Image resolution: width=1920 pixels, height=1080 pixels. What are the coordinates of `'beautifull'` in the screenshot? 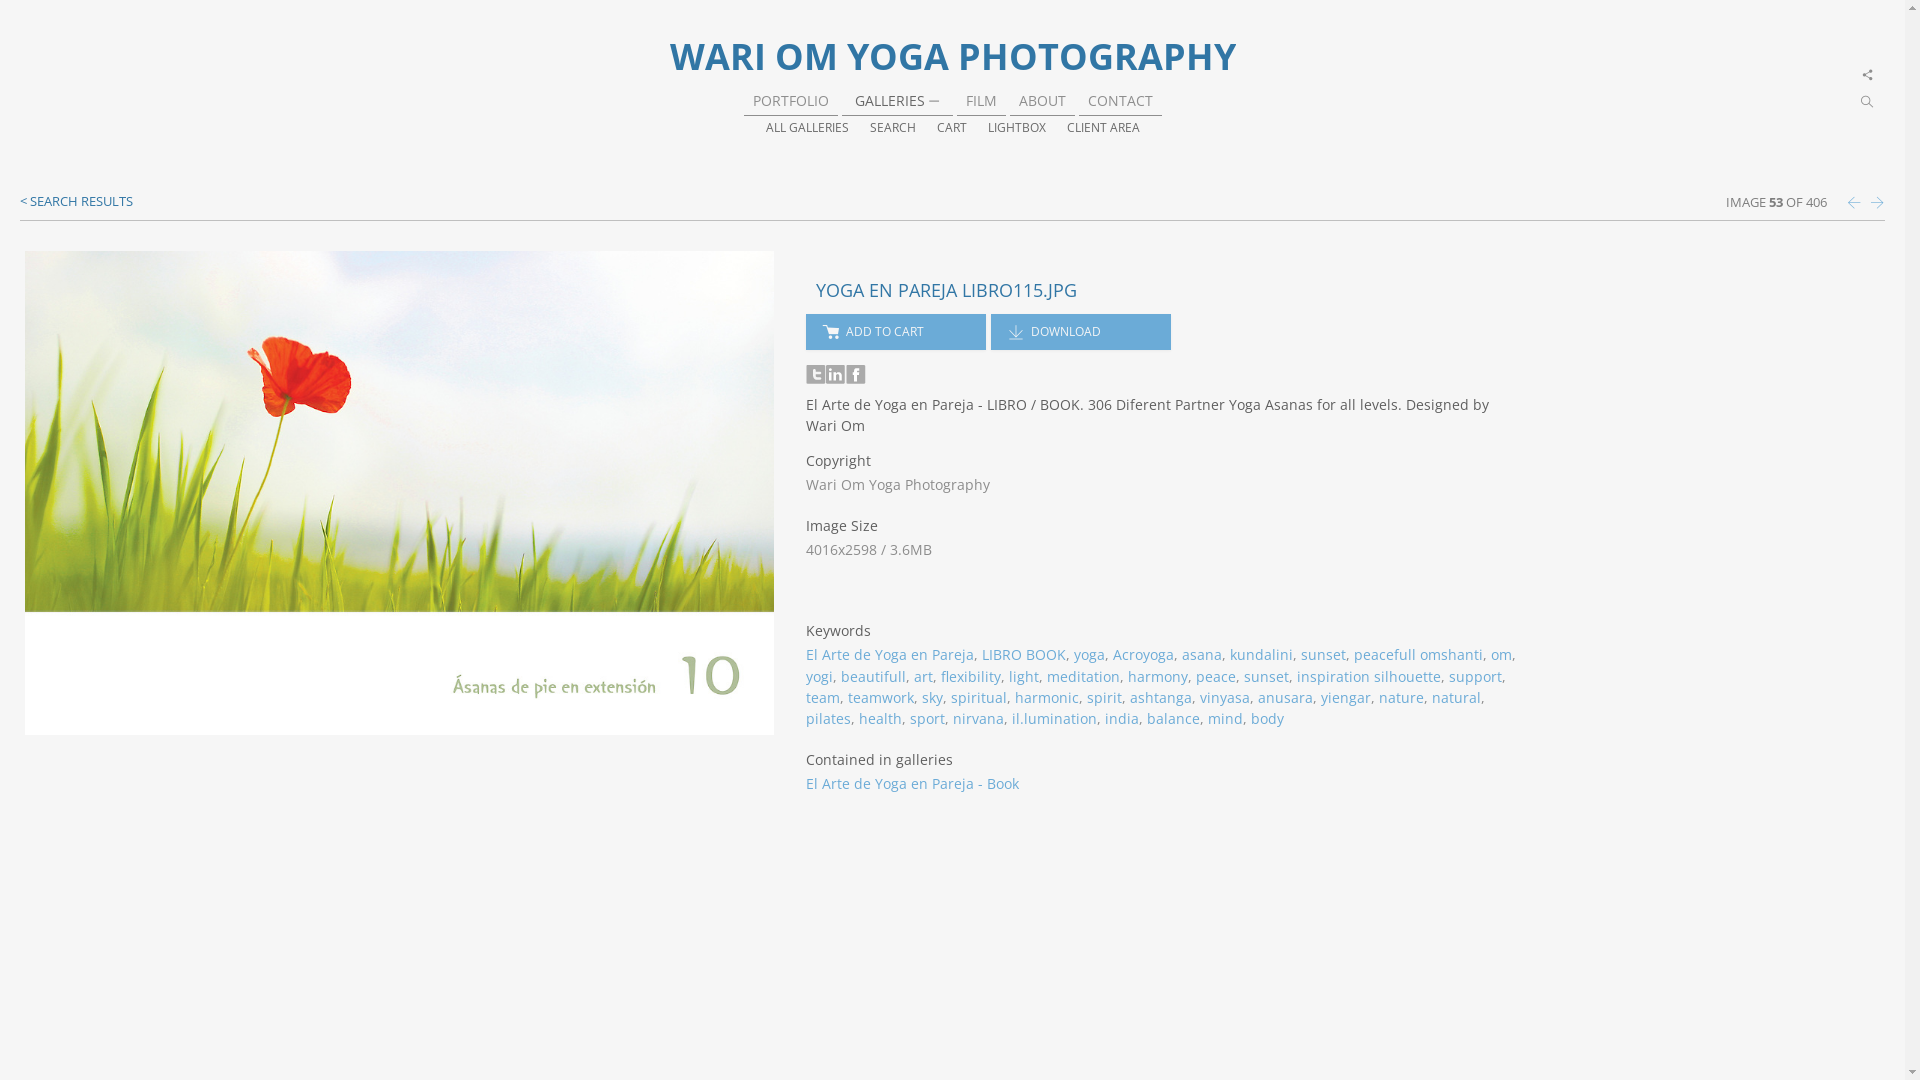 It's located at (873, 675).